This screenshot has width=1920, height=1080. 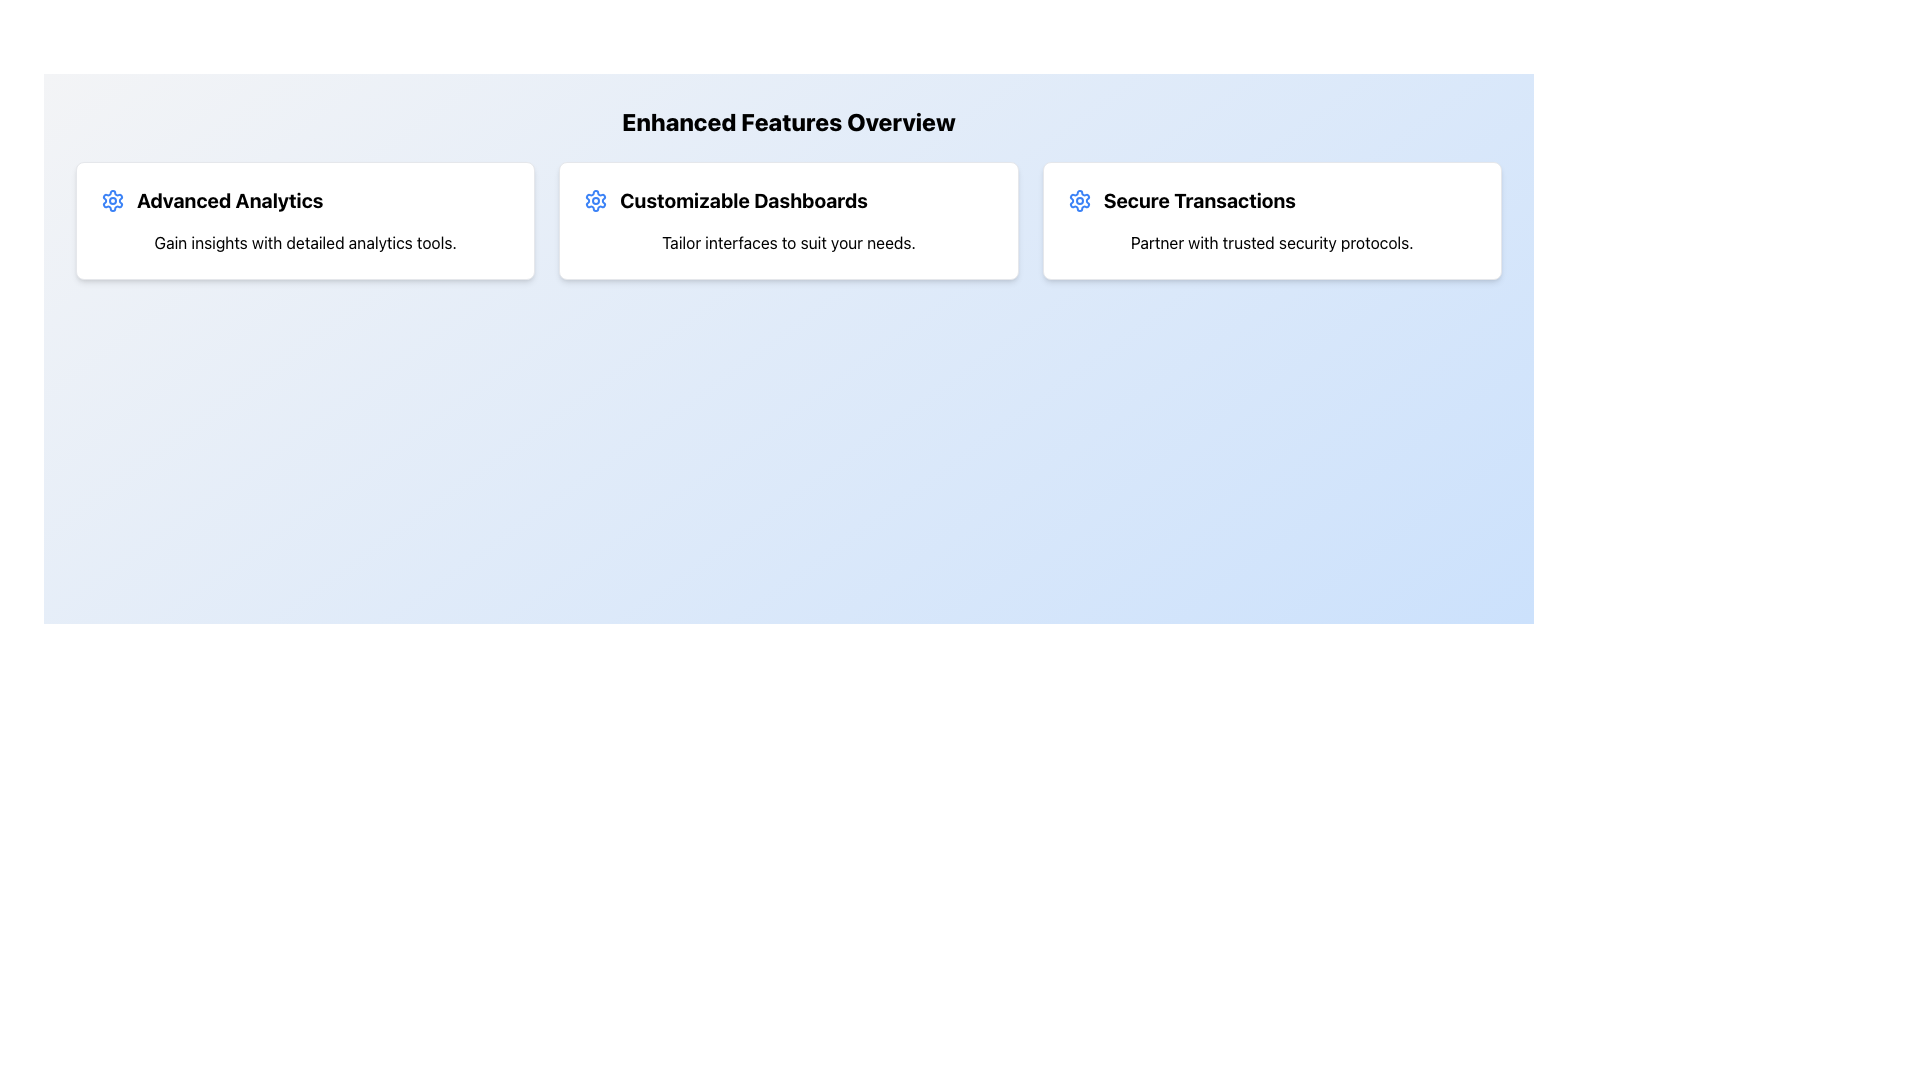 I want to click on the card titled 'Secure Transactions' which is the third card in a horizontal grid layout, featuring a bold title and an icon of a setting wheel, so click(x=1271, y=220).